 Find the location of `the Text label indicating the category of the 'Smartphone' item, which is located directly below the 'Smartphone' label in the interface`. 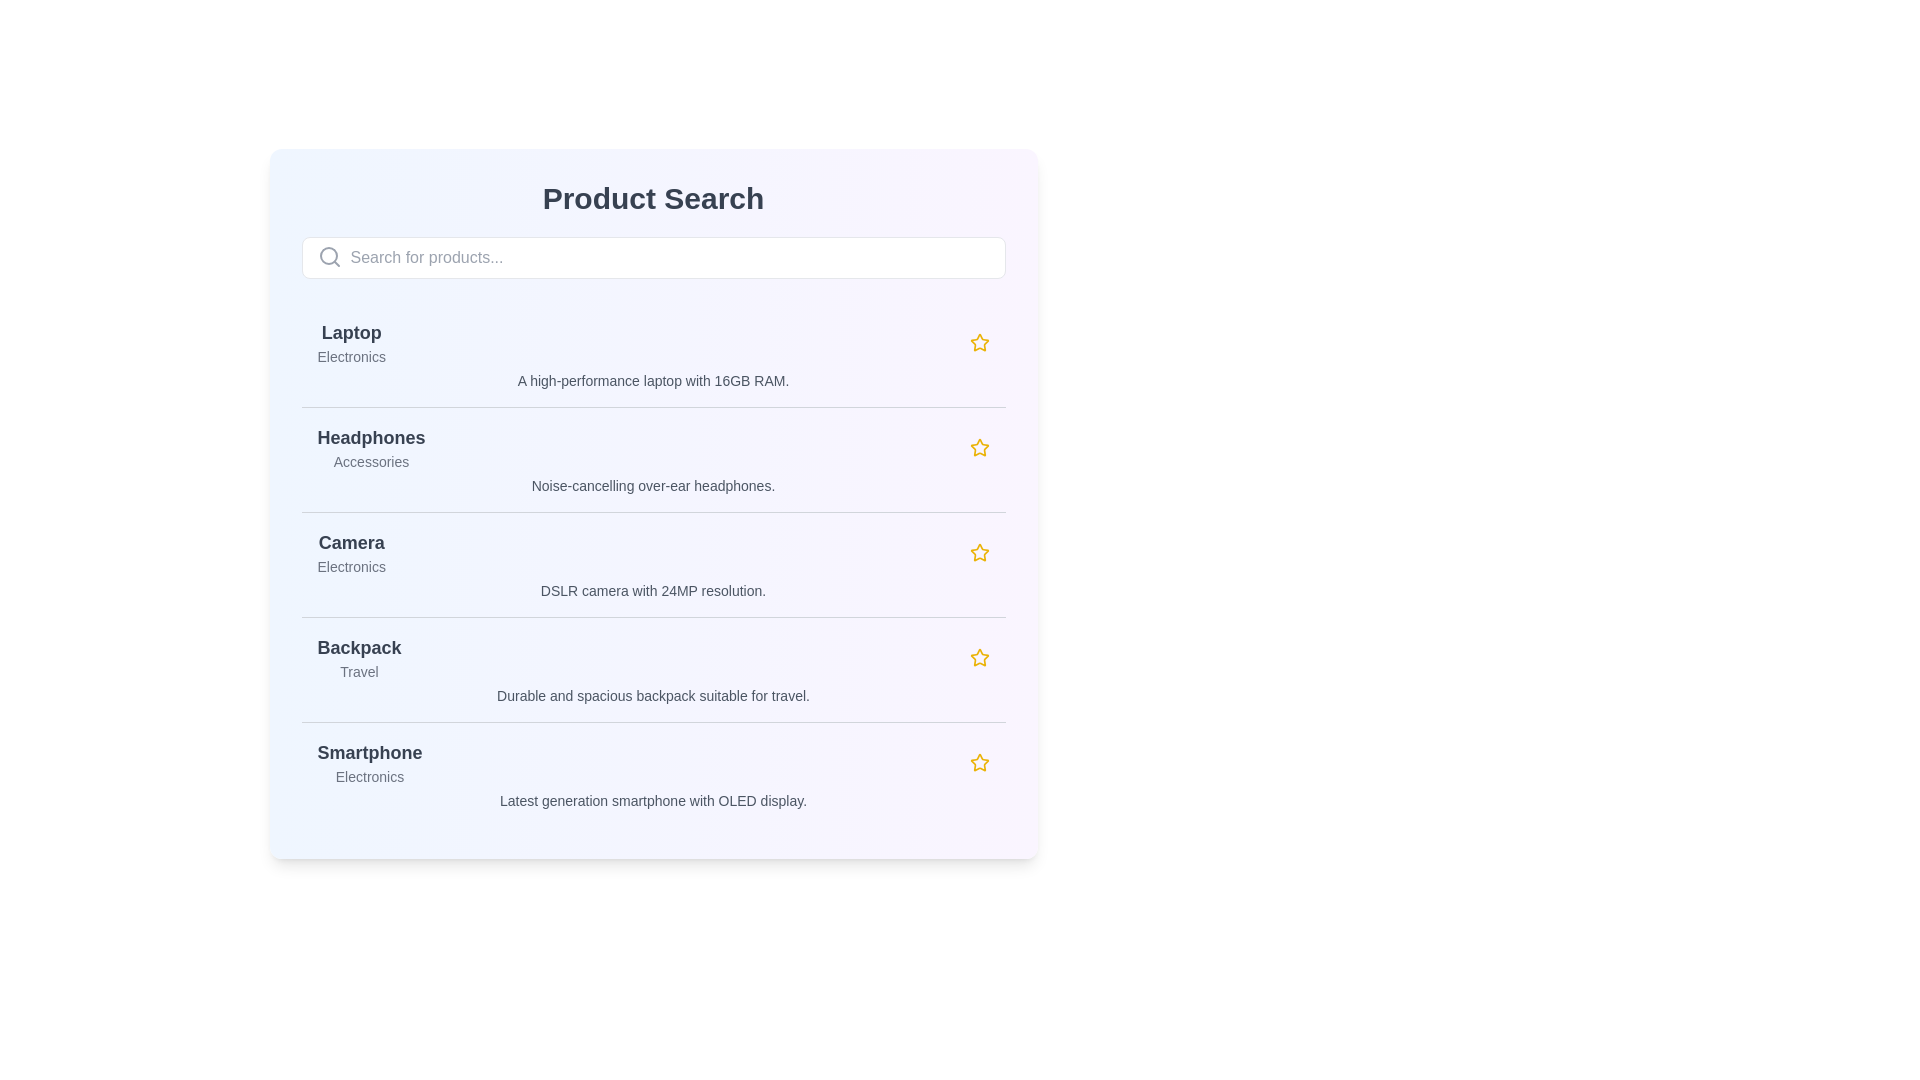

the Text label indicating the category of the 'Smartphone' item, which is located directly below the 'Smartphone' label in the interface is located at coordinates (369, 775).